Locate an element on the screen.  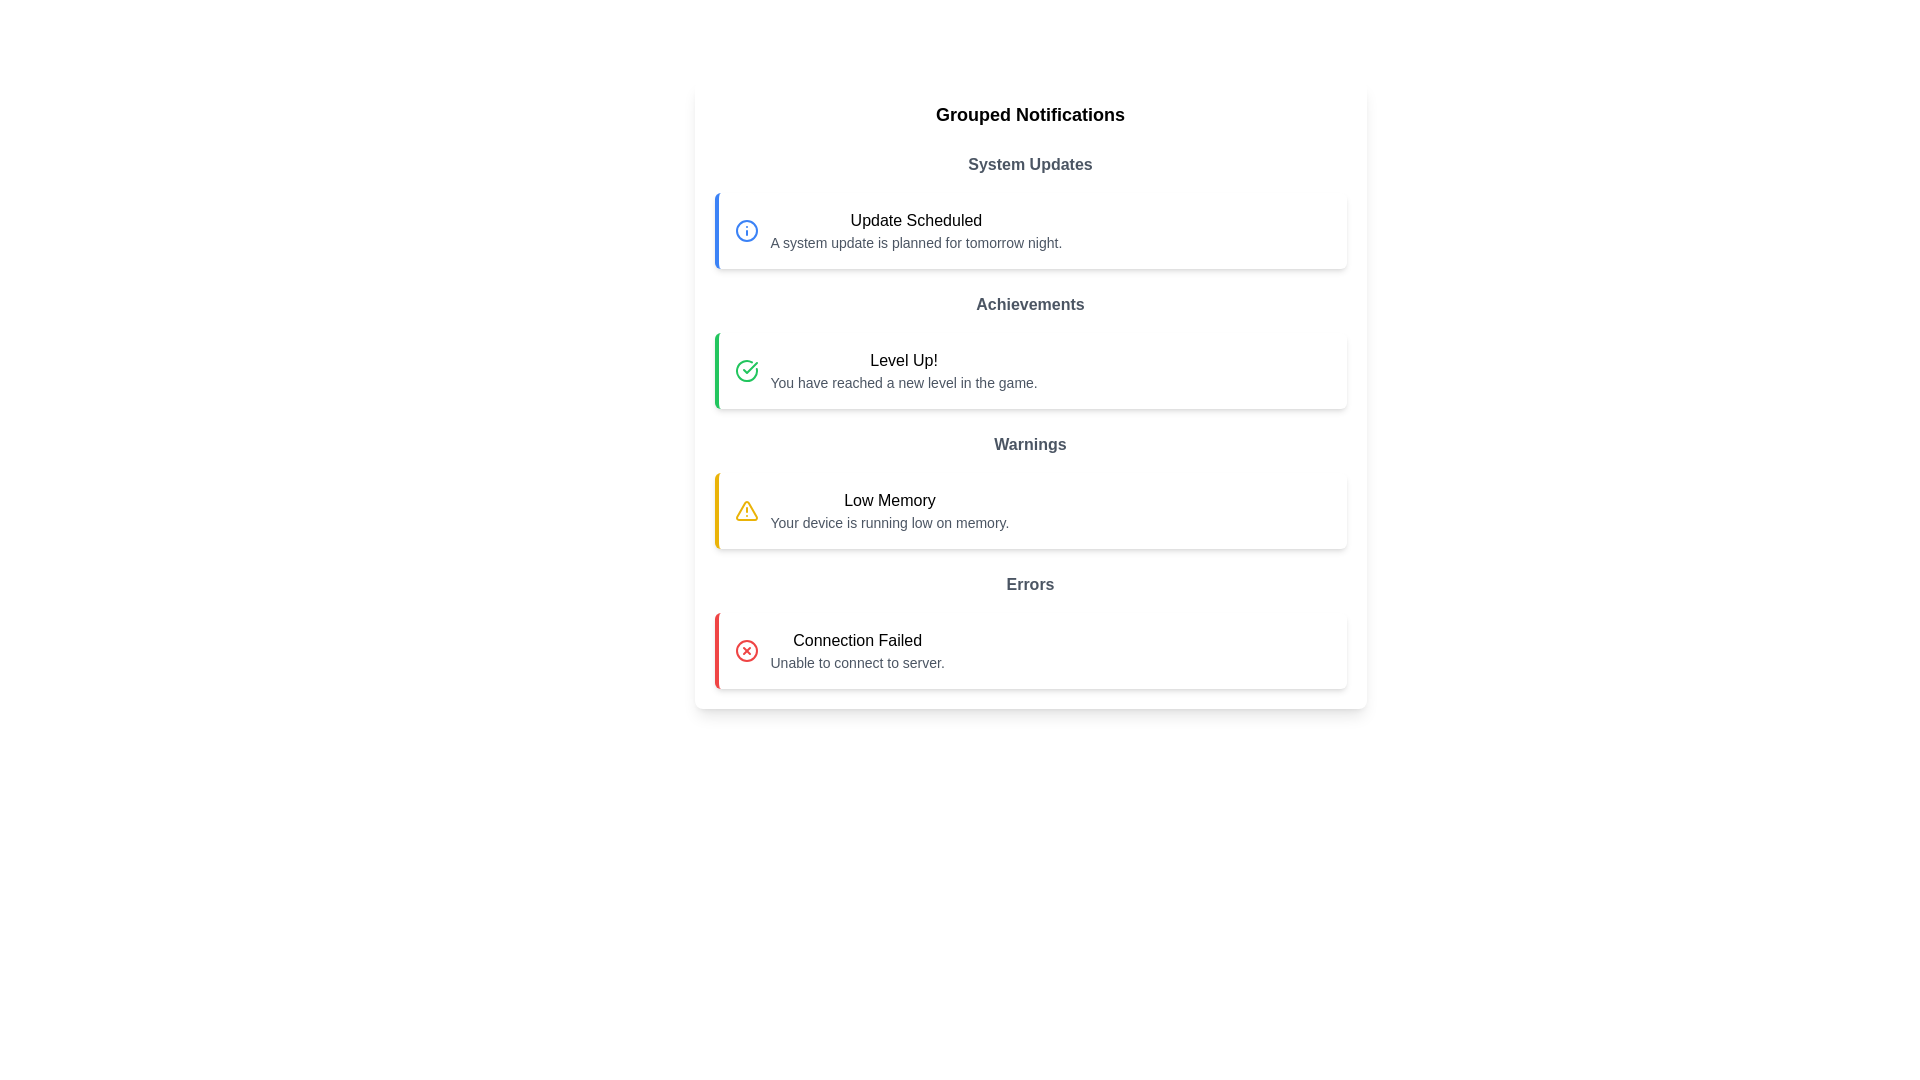
the bottommost textual notification card in the 'Errors' section of the notification interface that indicates a connection failure is located at coordinates (857, 651).